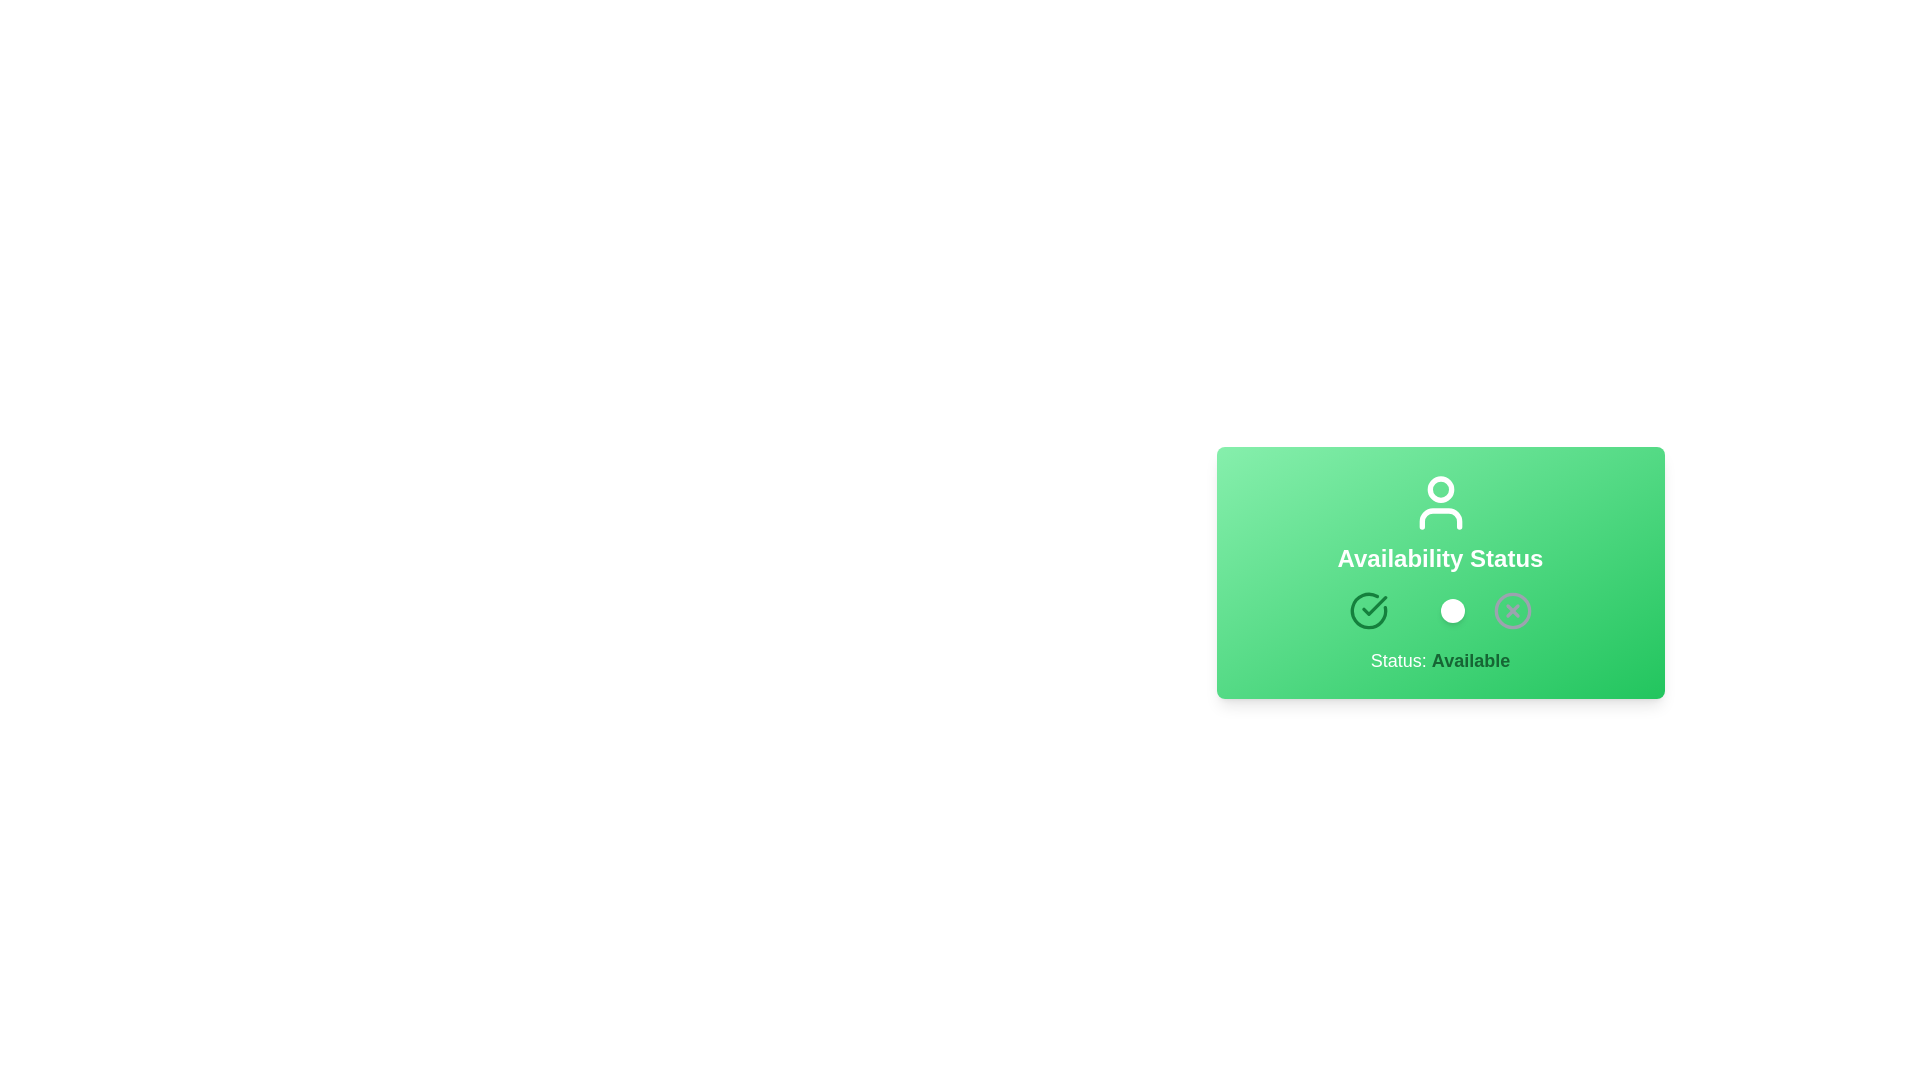  Describe the element at coordinates (1440, 489) in the screenshot. I see `the upper circle of the user-profile icon, which visually represents the user's status or profile information` at that location.